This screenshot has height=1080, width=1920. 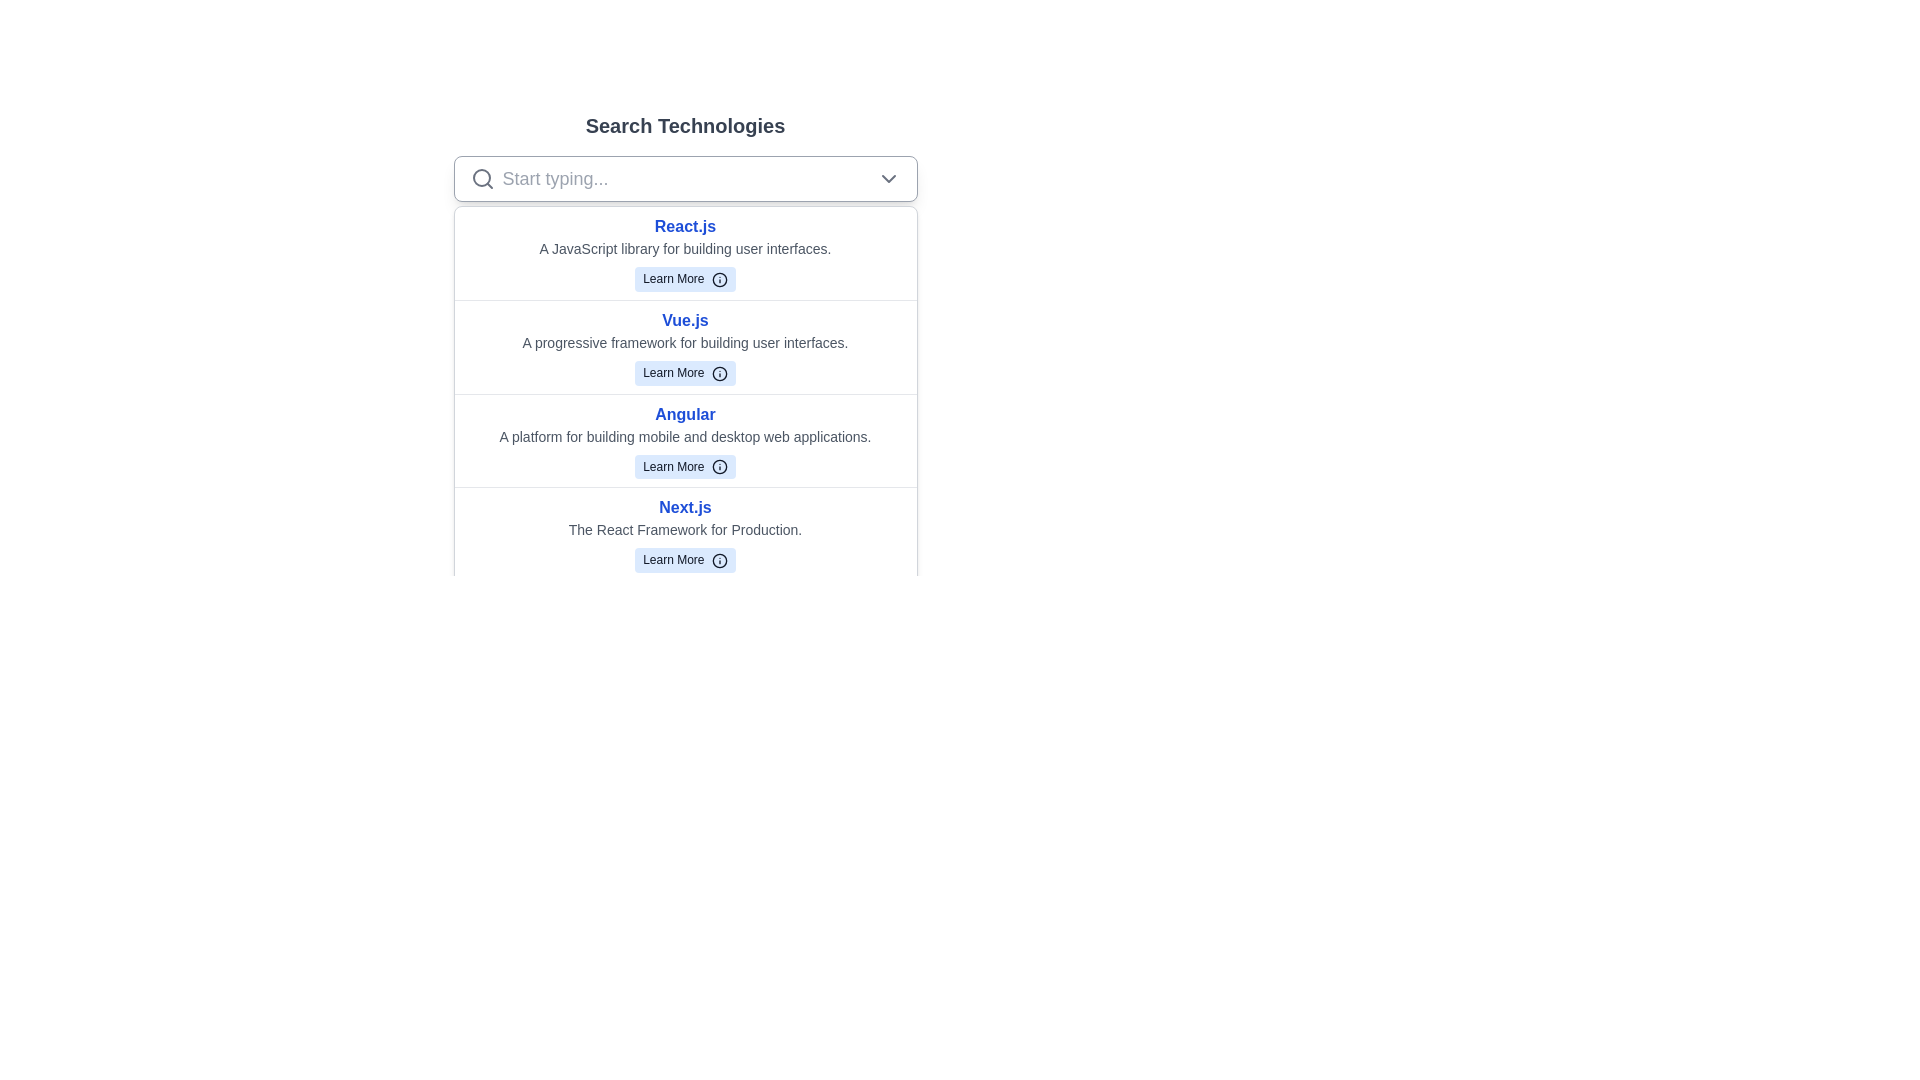 I want to click on the circular icon containing an 'i' symbol, styled with a blue stroke and a white background, located immediately to the right of the 'Learn More' text in the fourth row of listed items, so click(x=719, y=561).